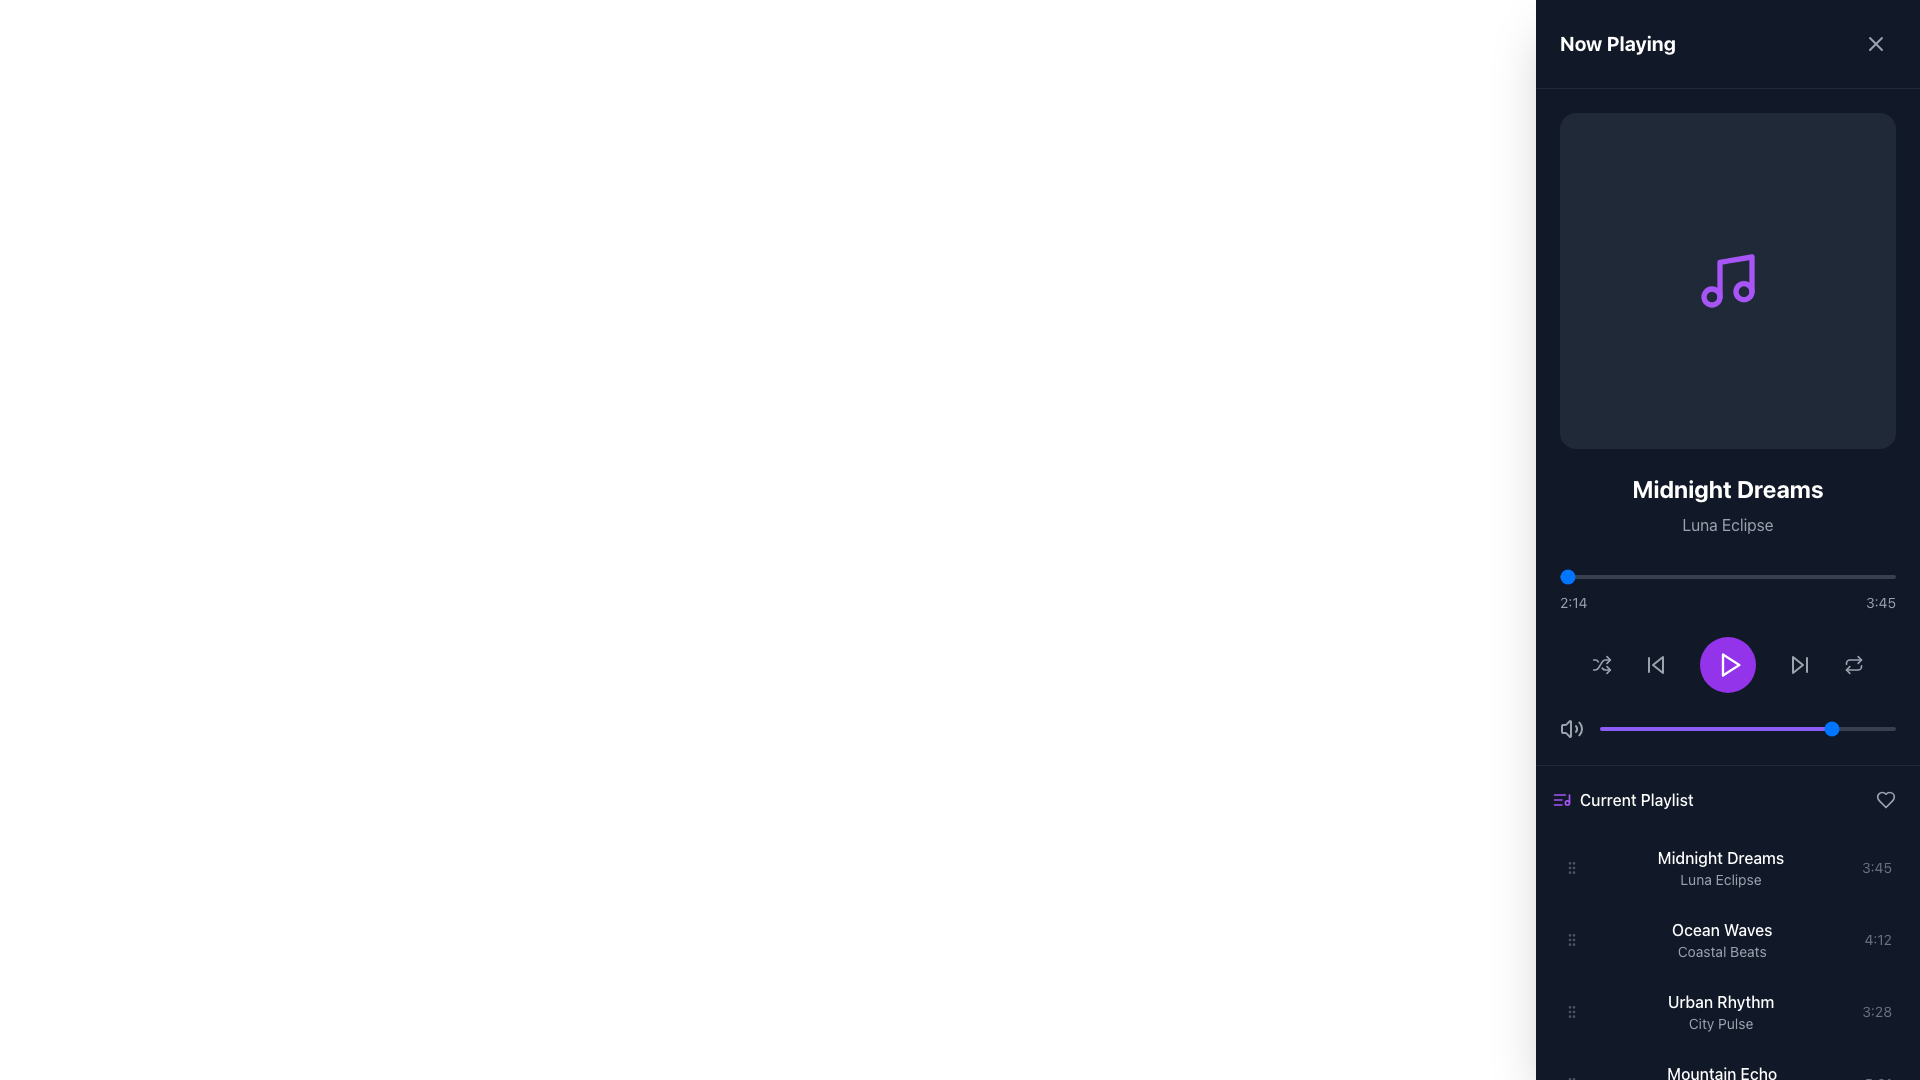 The image size is (1920, 1080). Describe the element at coordinates (1622, 577) in the screenshot. I see `playback position` at that location.